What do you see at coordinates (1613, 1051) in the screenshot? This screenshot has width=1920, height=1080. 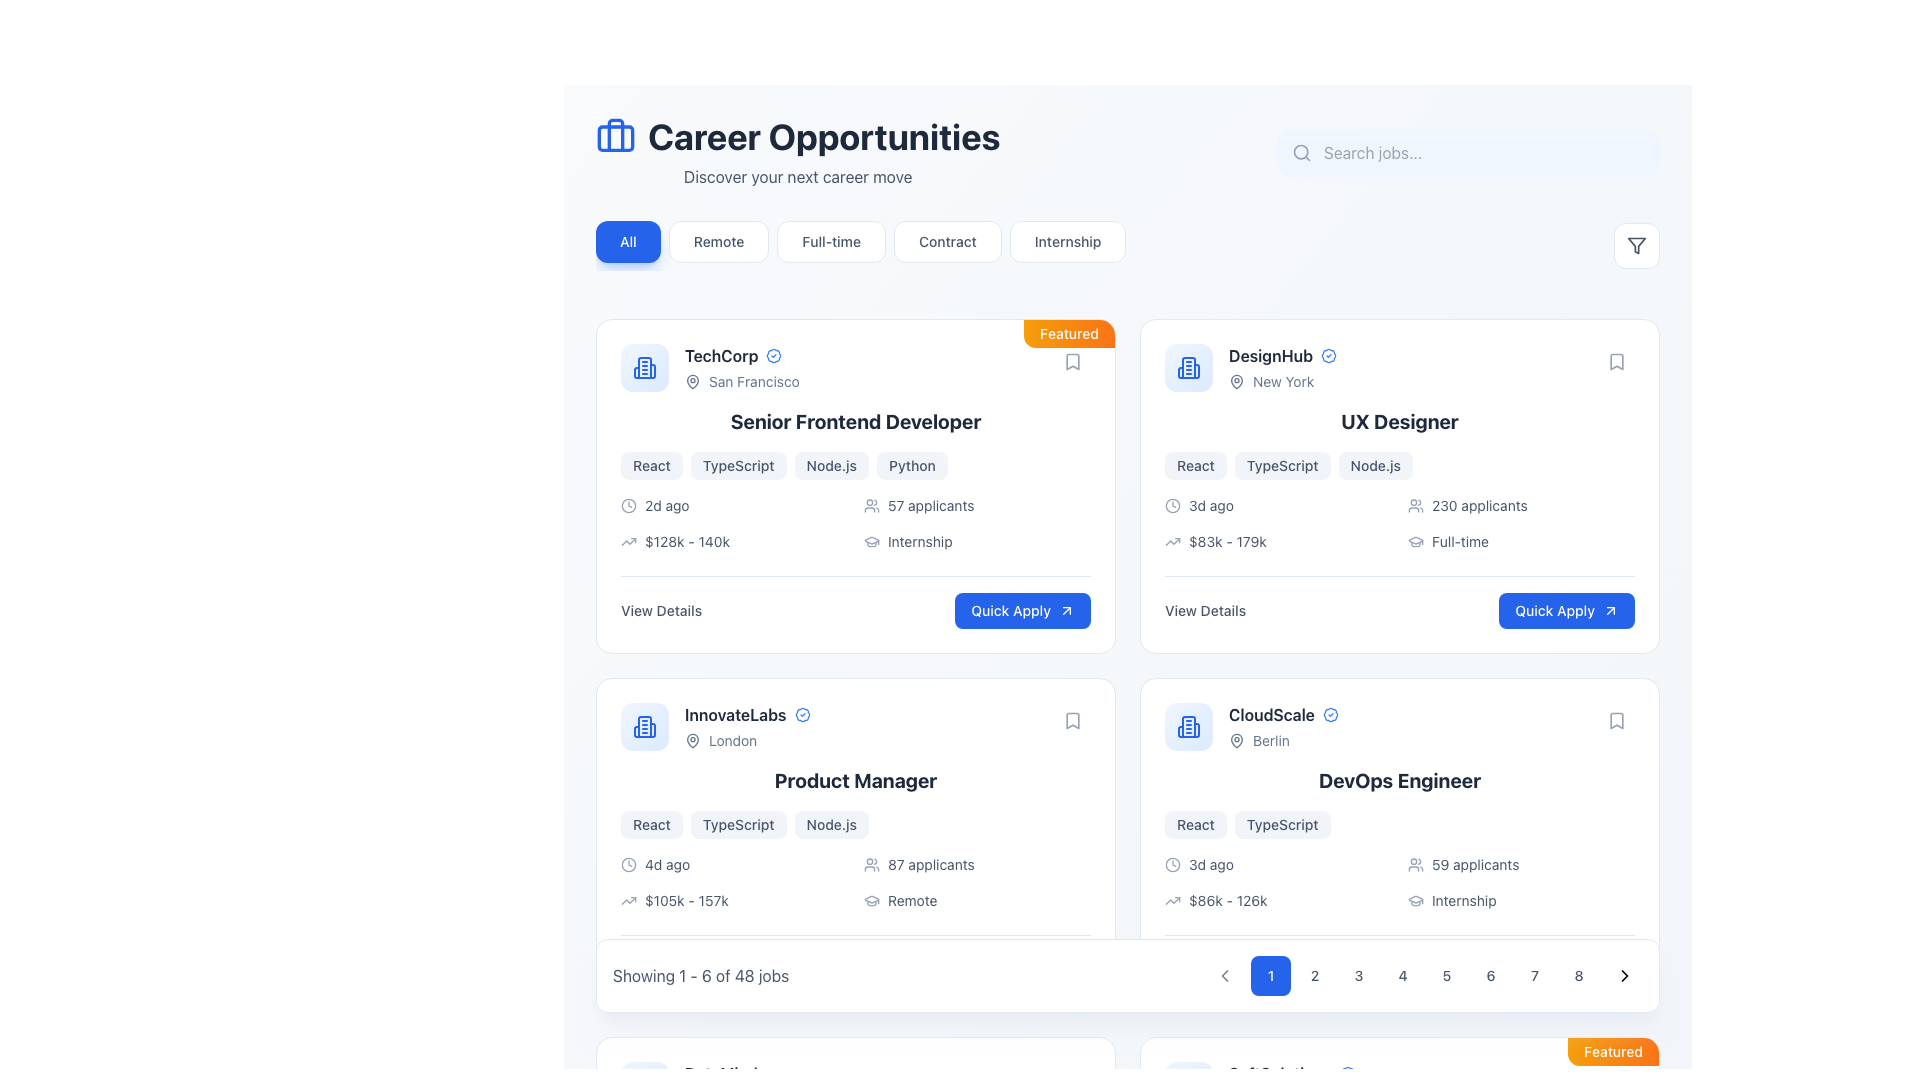 I see `the 'Featured' badge located in the top-right corner of the job listing card, which has a gradient background transitioning from amber to orange and features bold white text` at bounding box center [1613, 1051].